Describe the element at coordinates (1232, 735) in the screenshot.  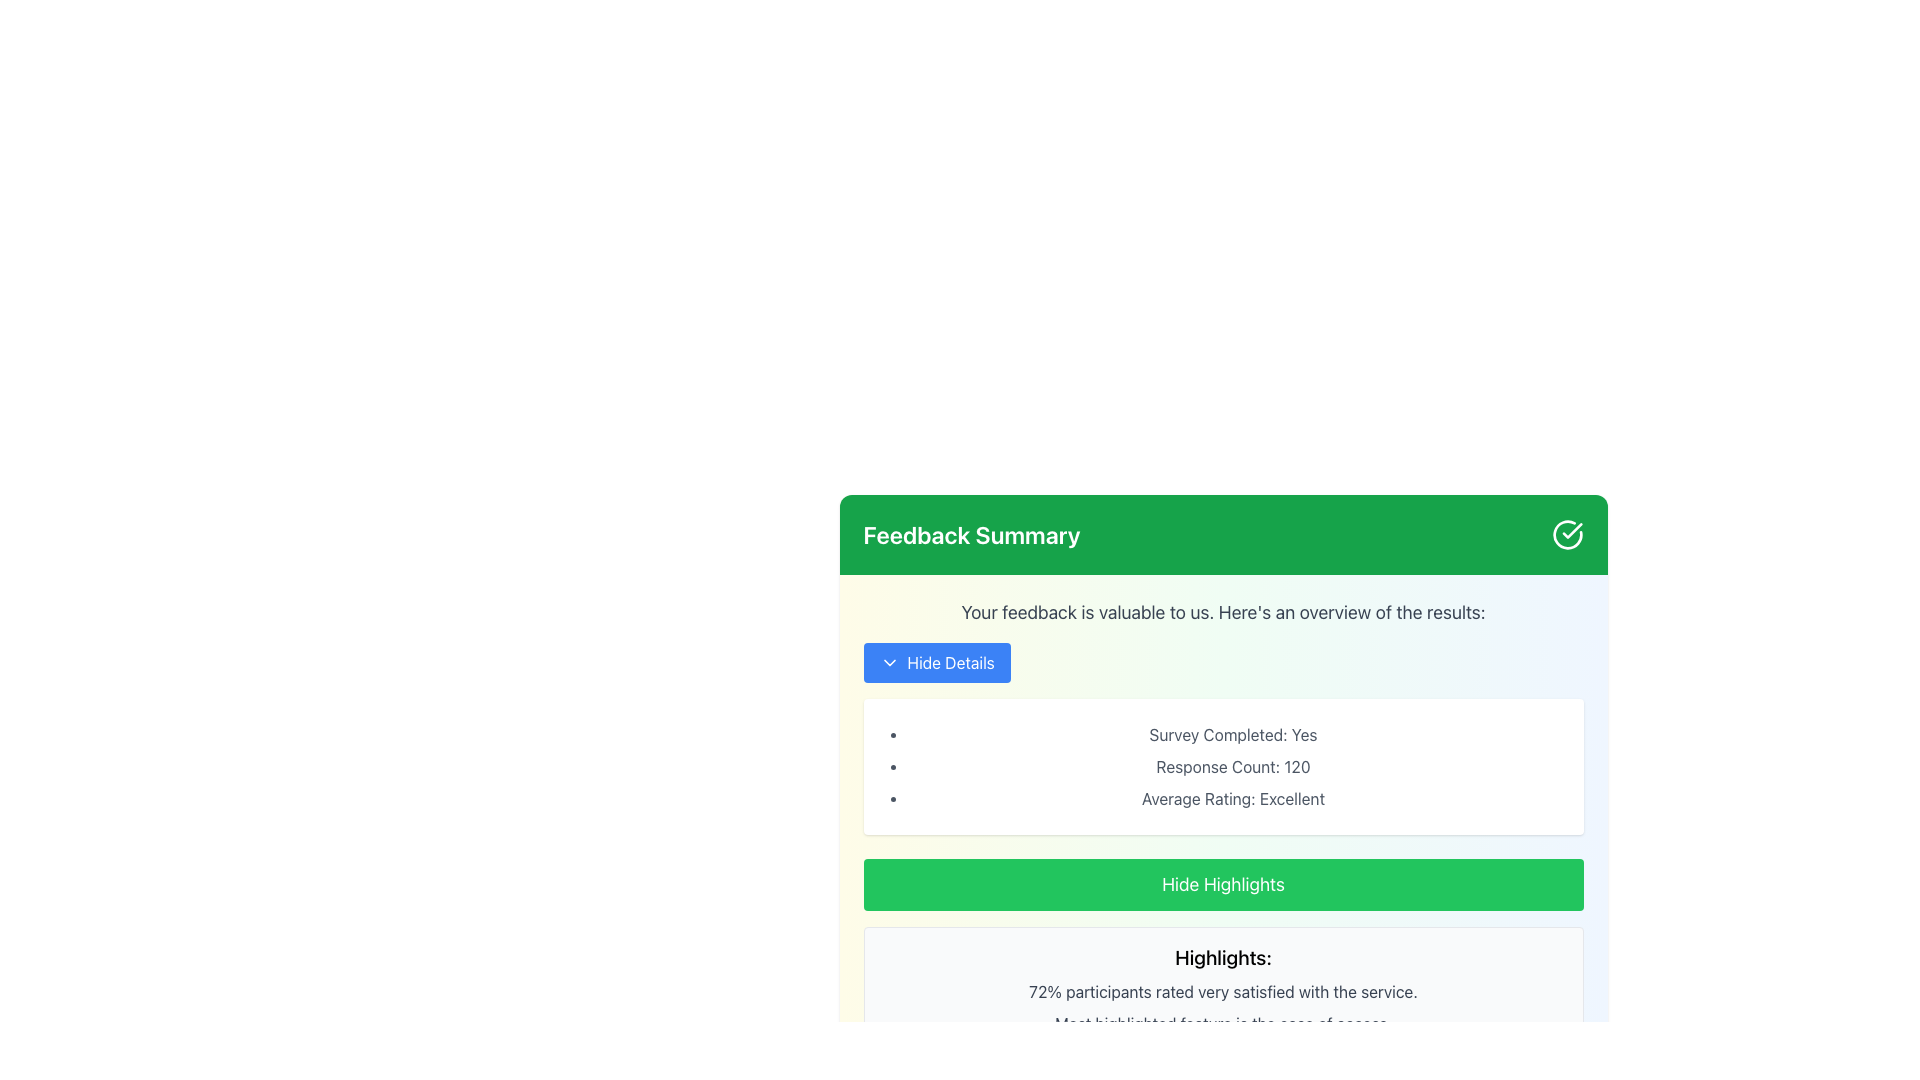
I see `the static text label that displays summary information about the survey completion status, located directly below the 'Hide Details' button` at that location.